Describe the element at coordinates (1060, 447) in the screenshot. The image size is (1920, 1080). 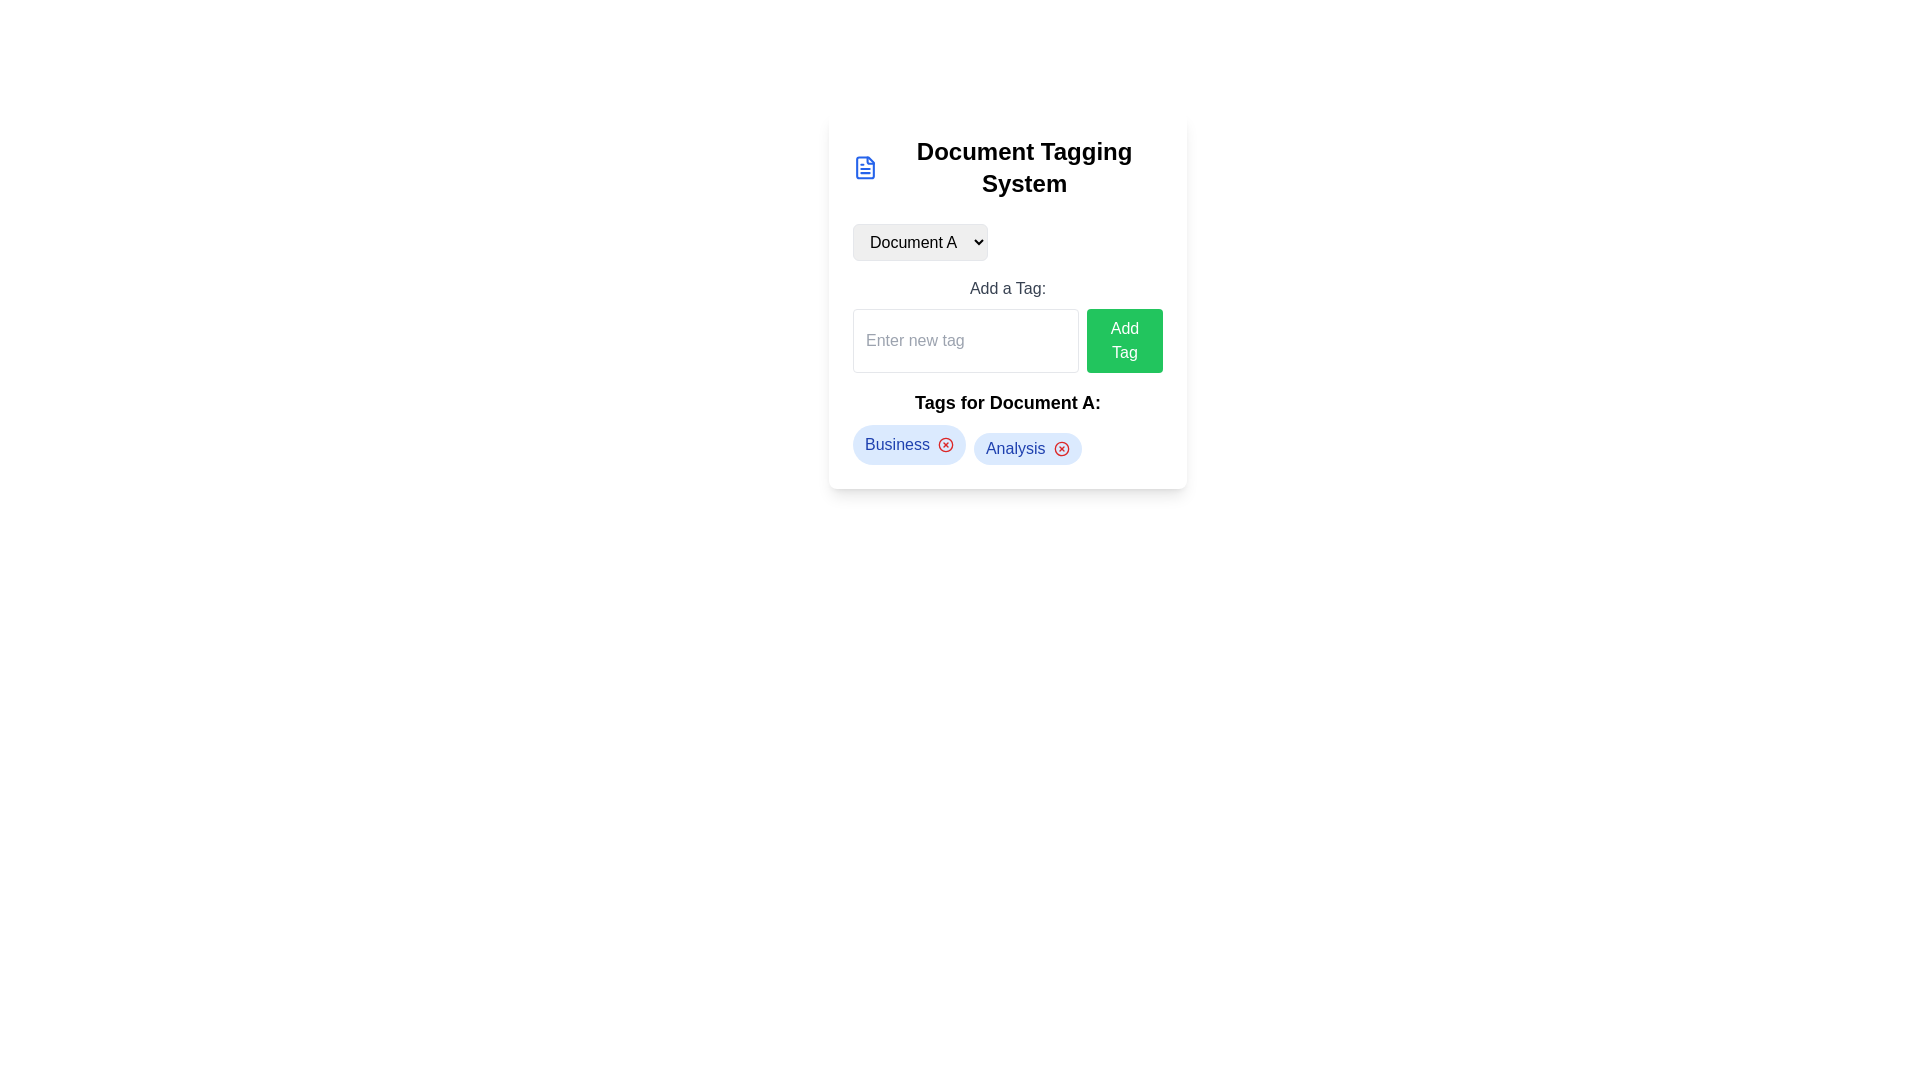
I see `the delete icon button located to the right of the 'Analysis' tag text` at that location.